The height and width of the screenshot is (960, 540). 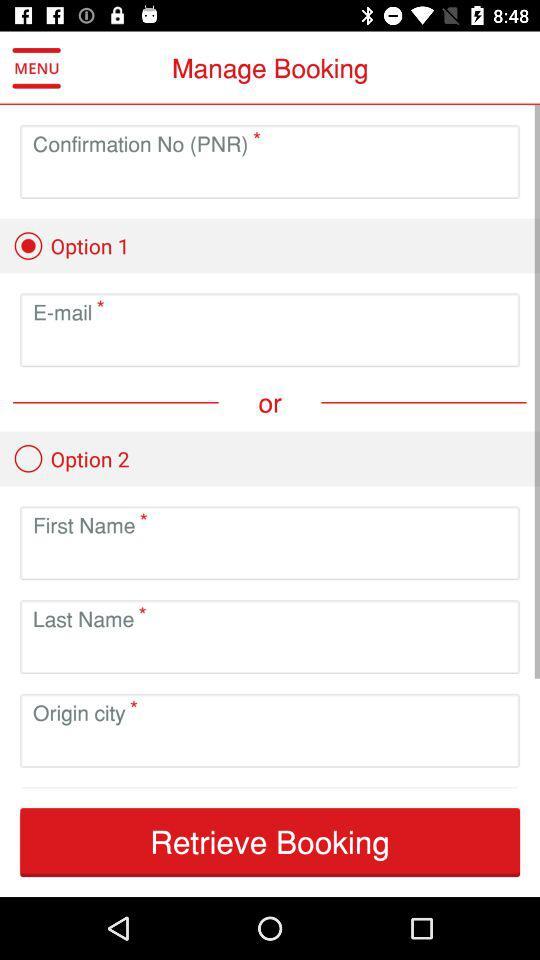 What do you see at coordinates (270, 346) in the screenshot?
I see `to create email option` at bounding box center [270, 346].